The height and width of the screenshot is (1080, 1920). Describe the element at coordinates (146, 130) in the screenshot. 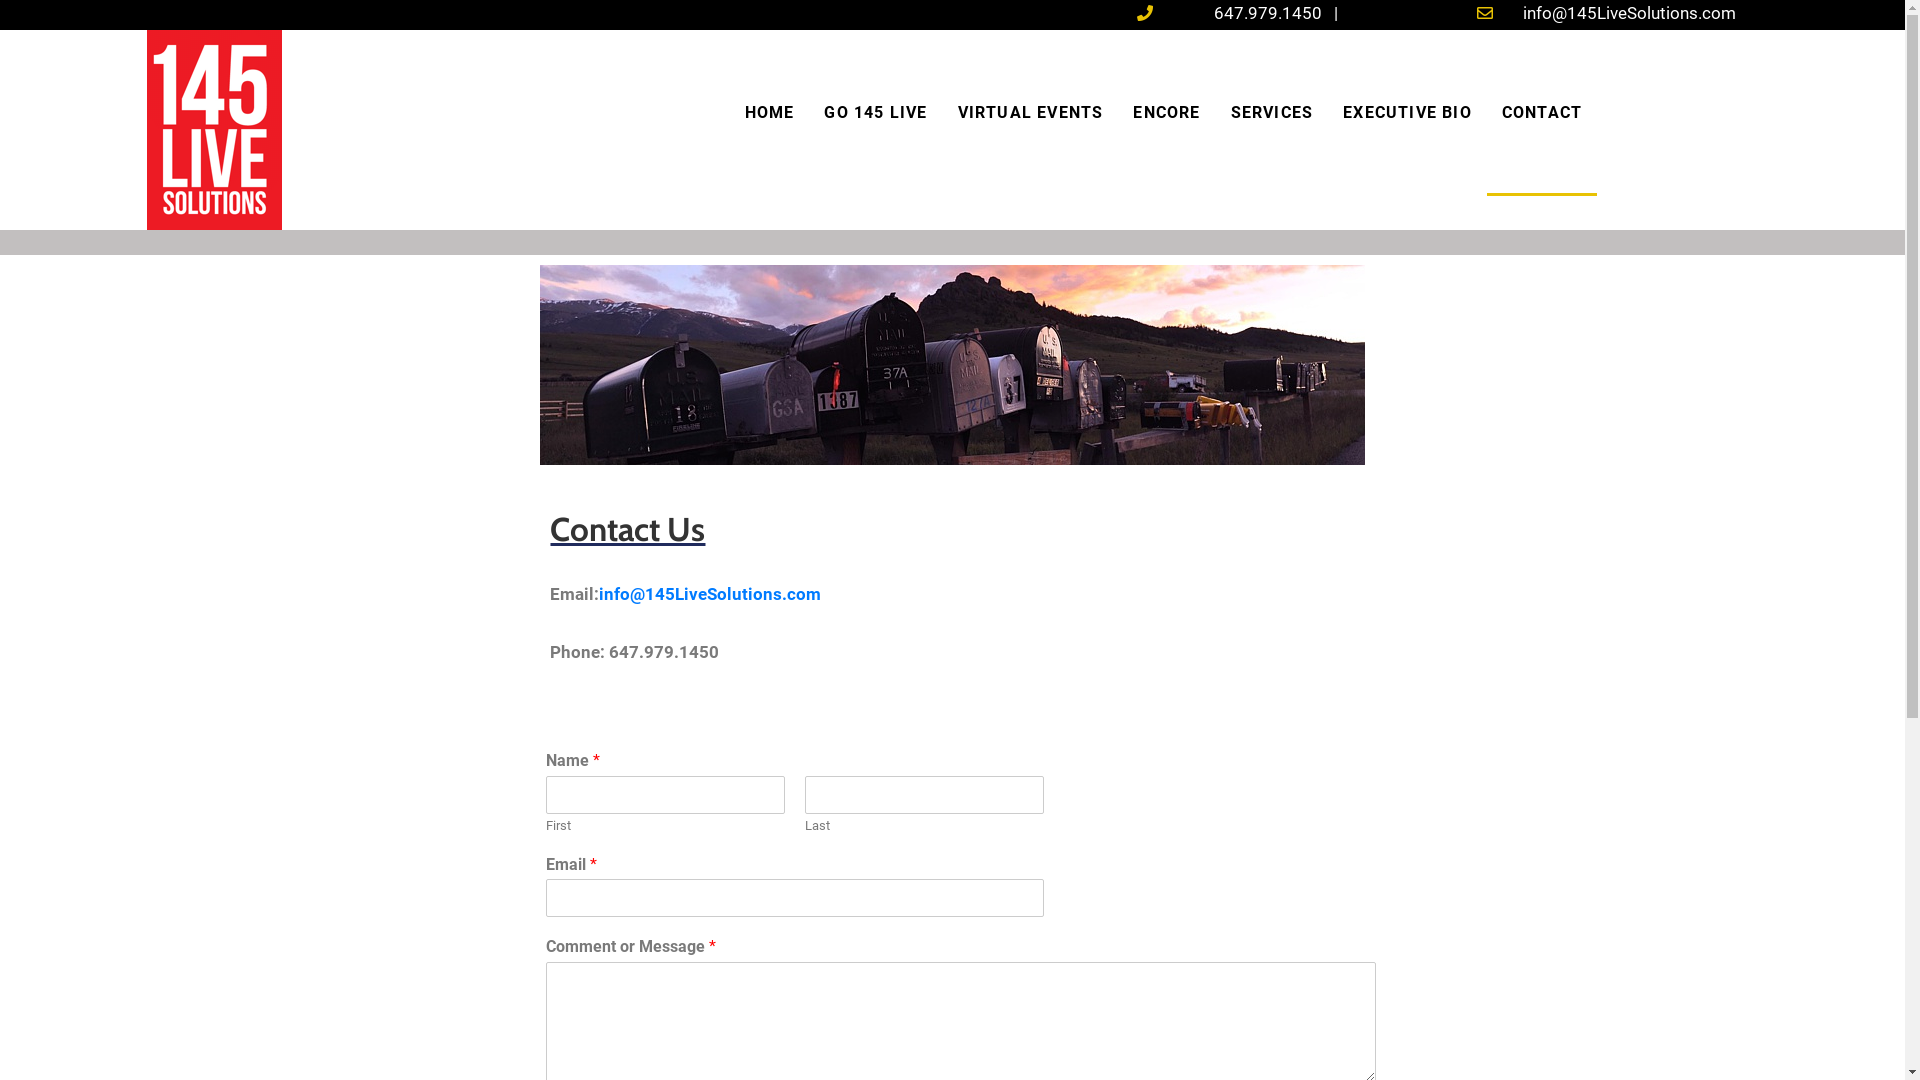

I see `'145logo'` at that location.